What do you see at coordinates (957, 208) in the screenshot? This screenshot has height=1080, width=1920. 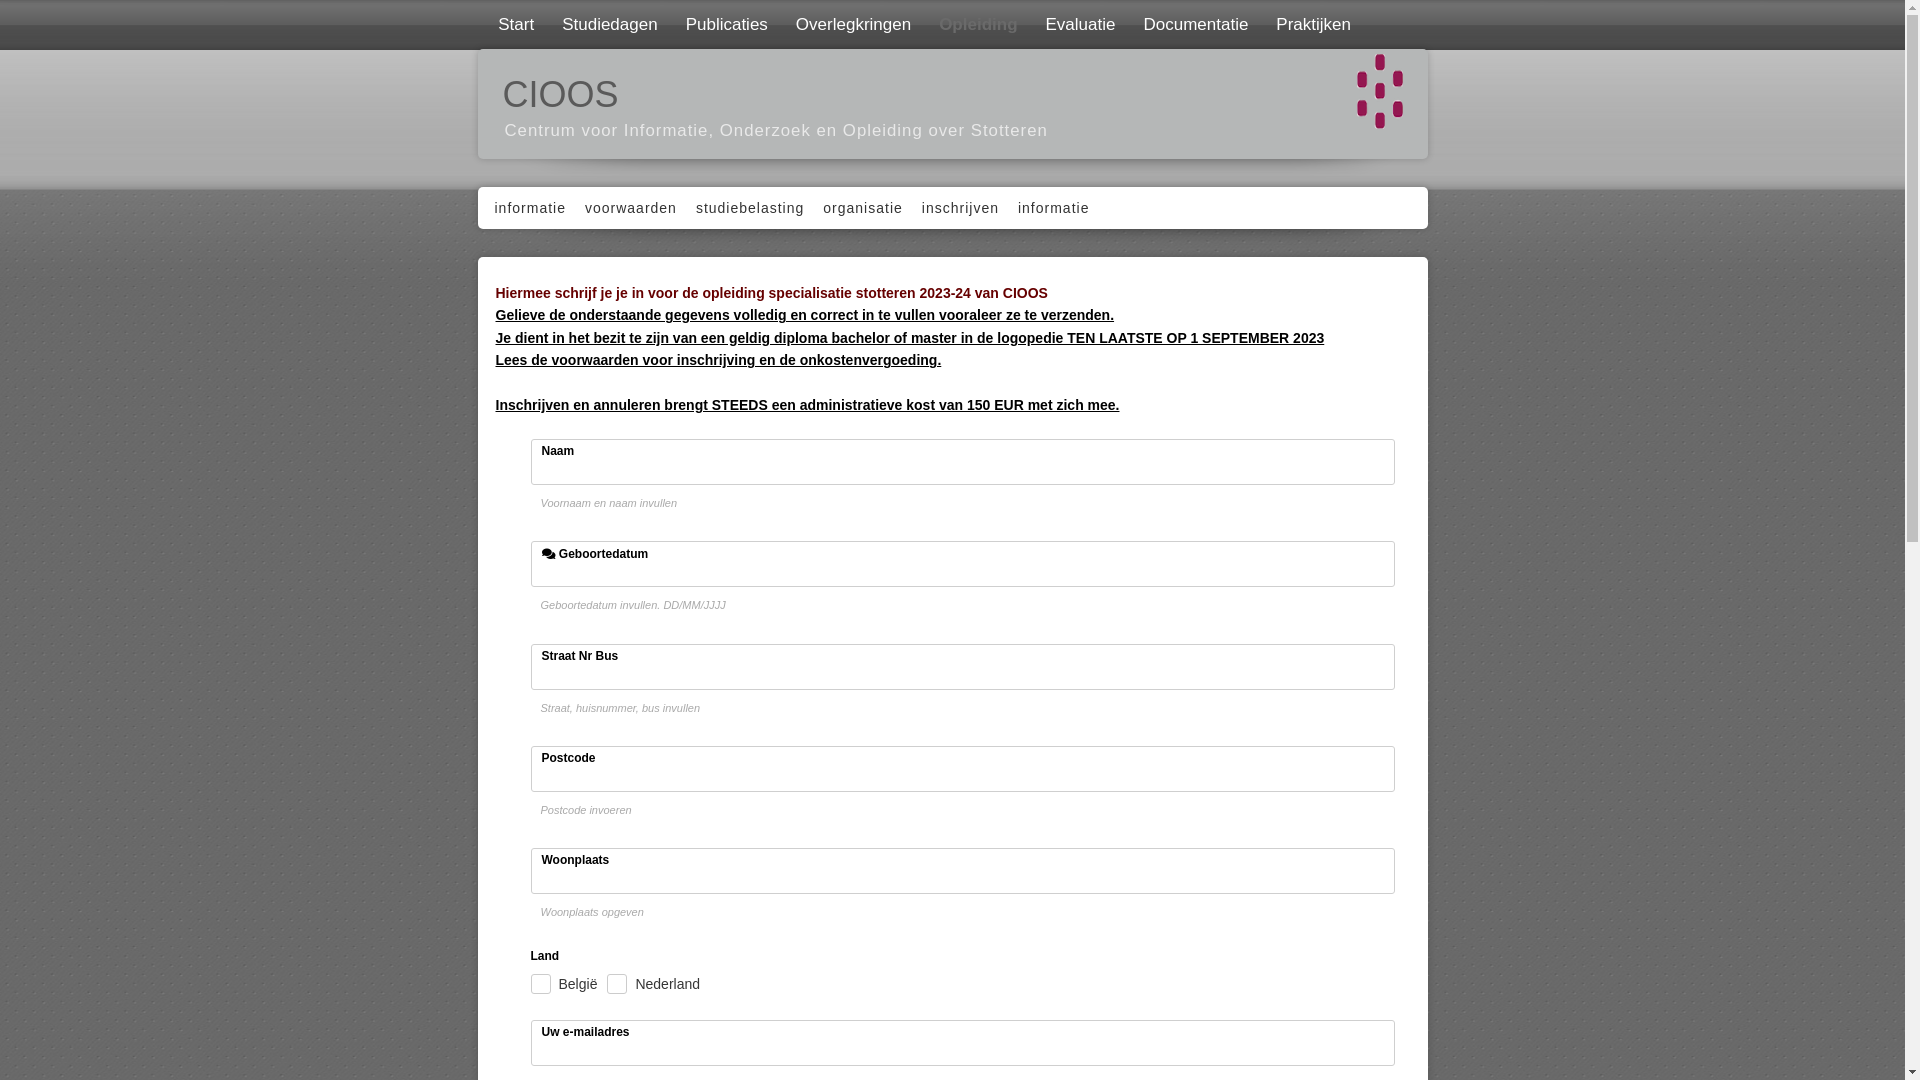 I see `'inschrijven'` at bounding box center [957, 208].